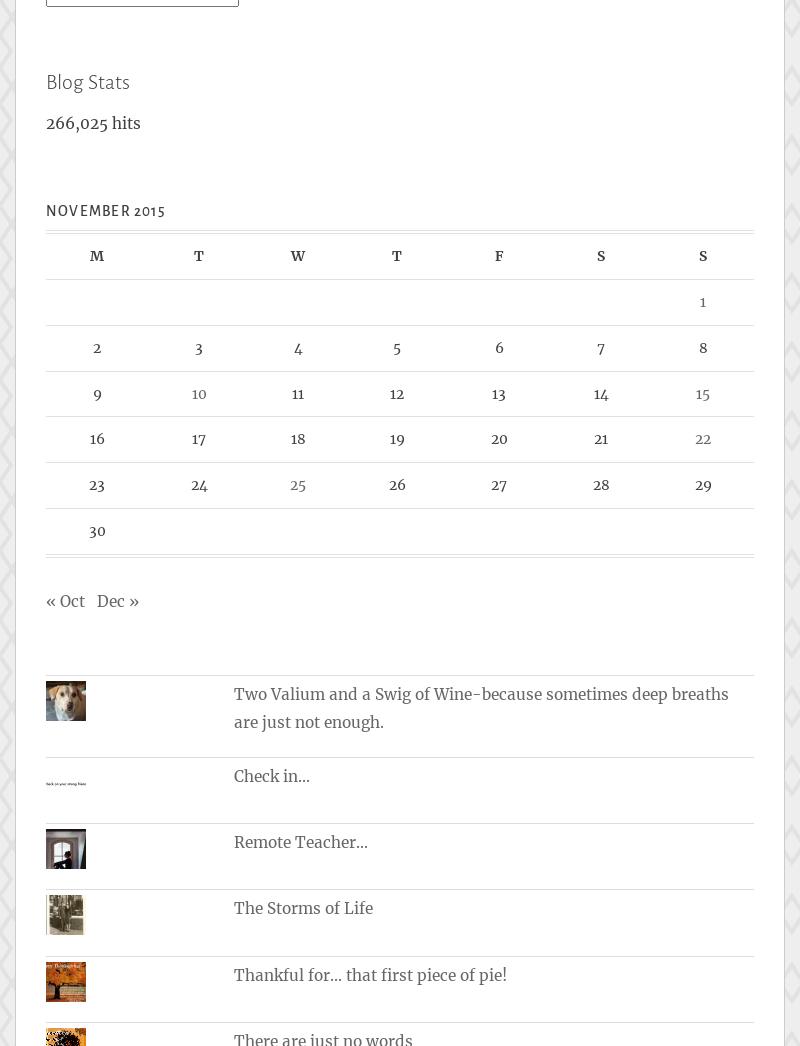 This screenshot has width=800, height=1046. What do you see at coordinates (197, 392) in the screenshot?
I see `'10'` at bounding box center [197, 392].